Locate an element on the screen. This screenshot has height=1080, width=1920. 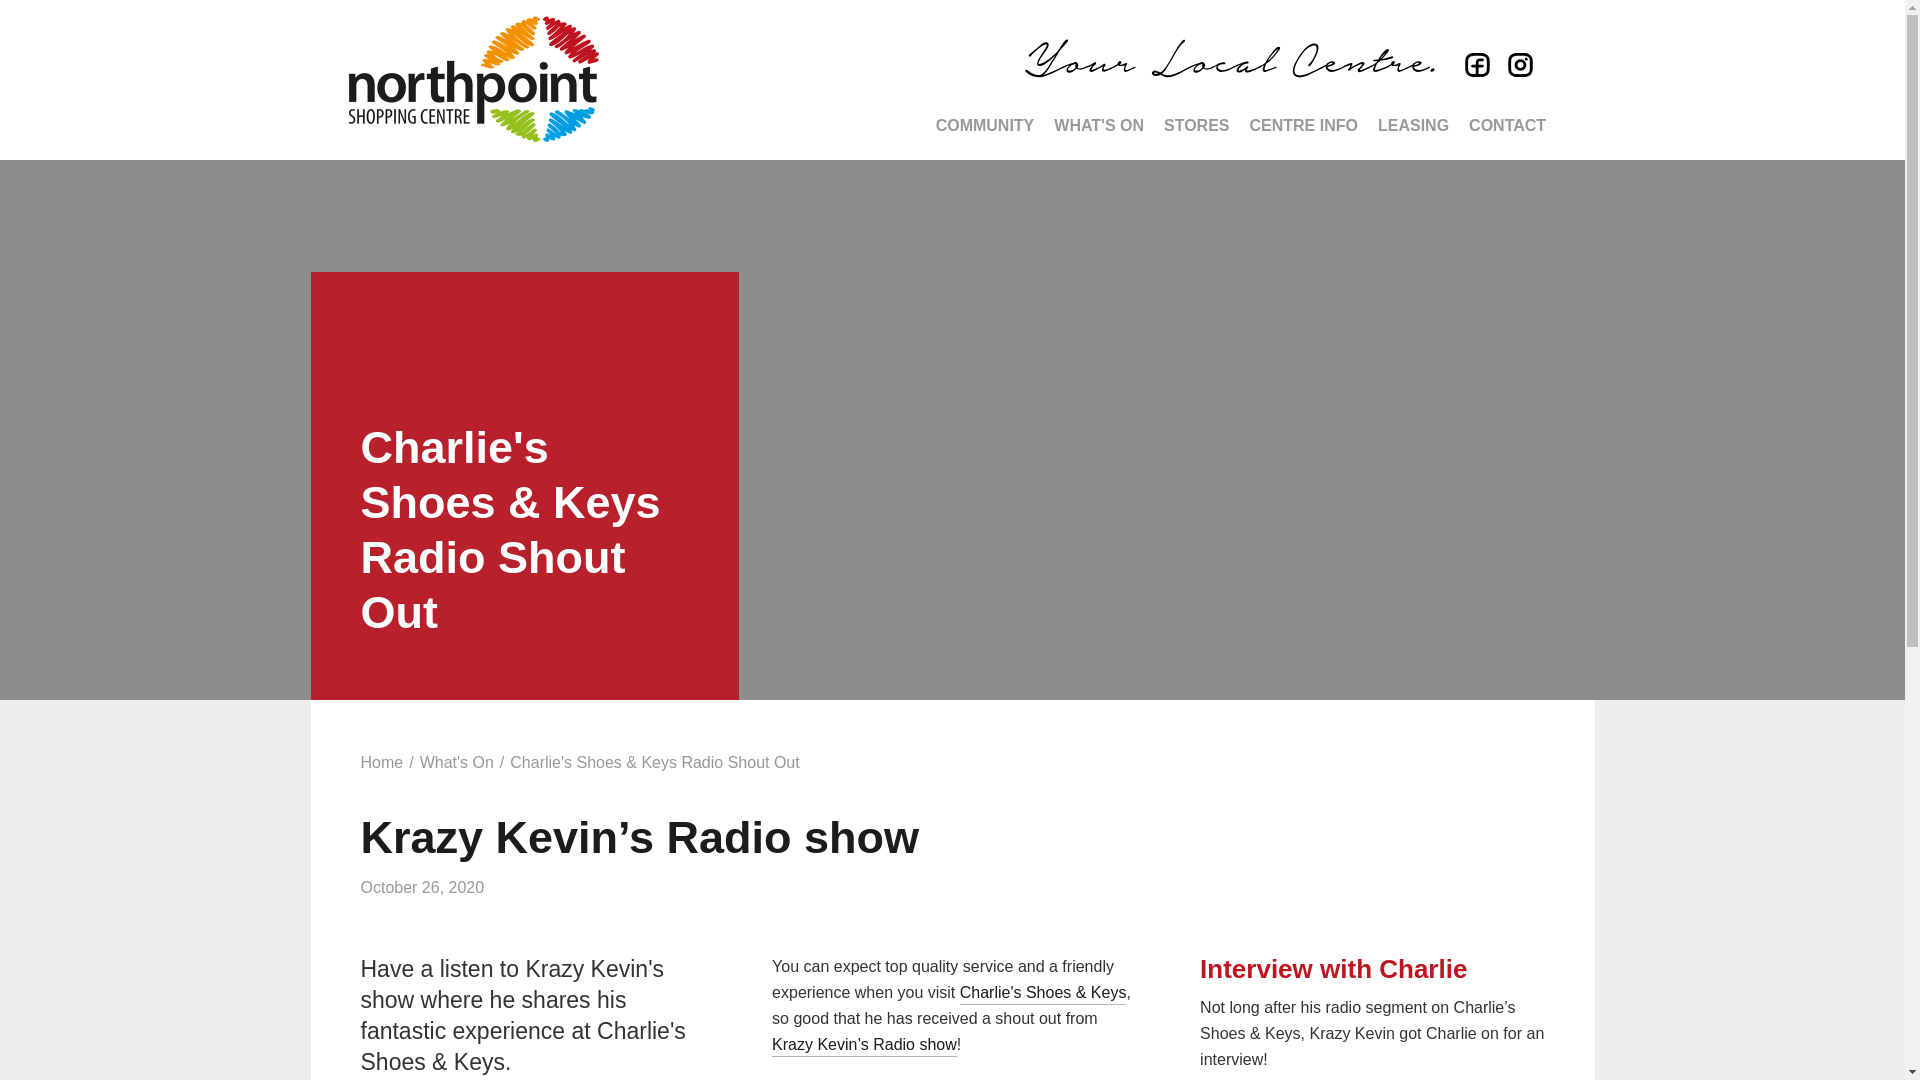
'LEASING' is located at coordinates (1412, 126).